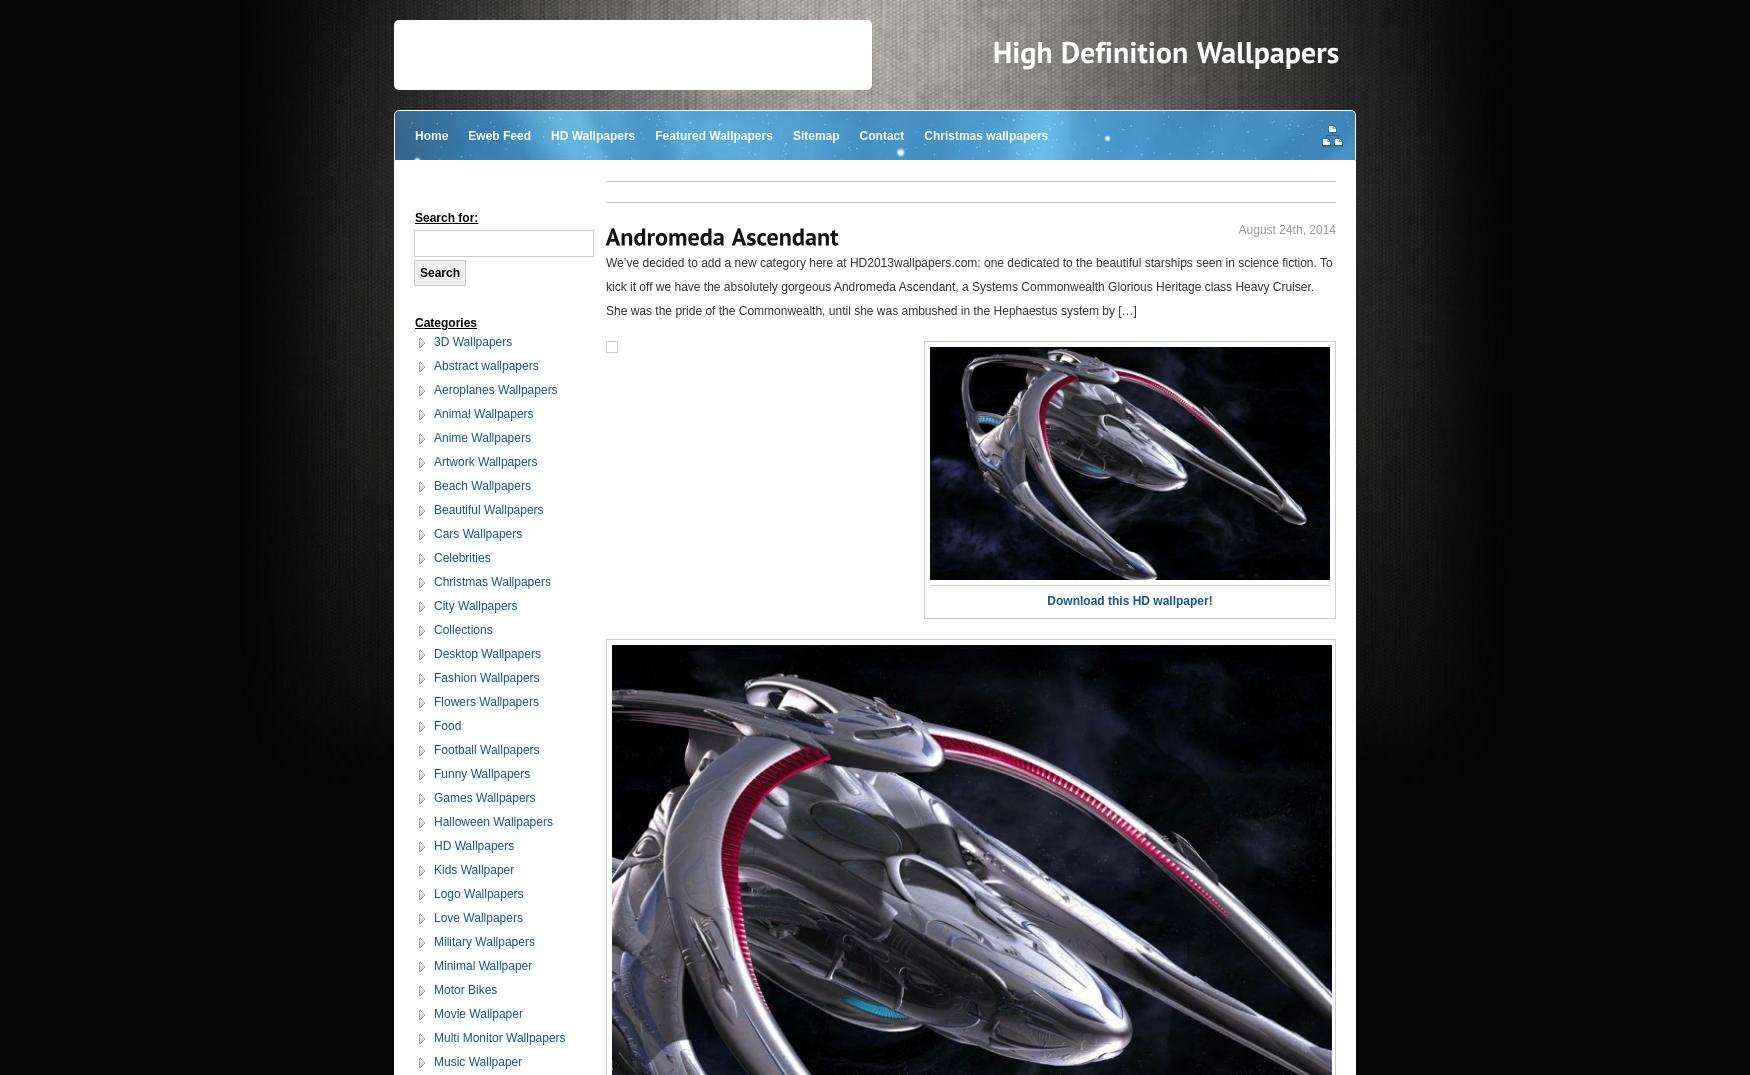 This screenshot has height=1075, width=1750. I want to click on 'Artwork Wallpapers', so click(485, 462).